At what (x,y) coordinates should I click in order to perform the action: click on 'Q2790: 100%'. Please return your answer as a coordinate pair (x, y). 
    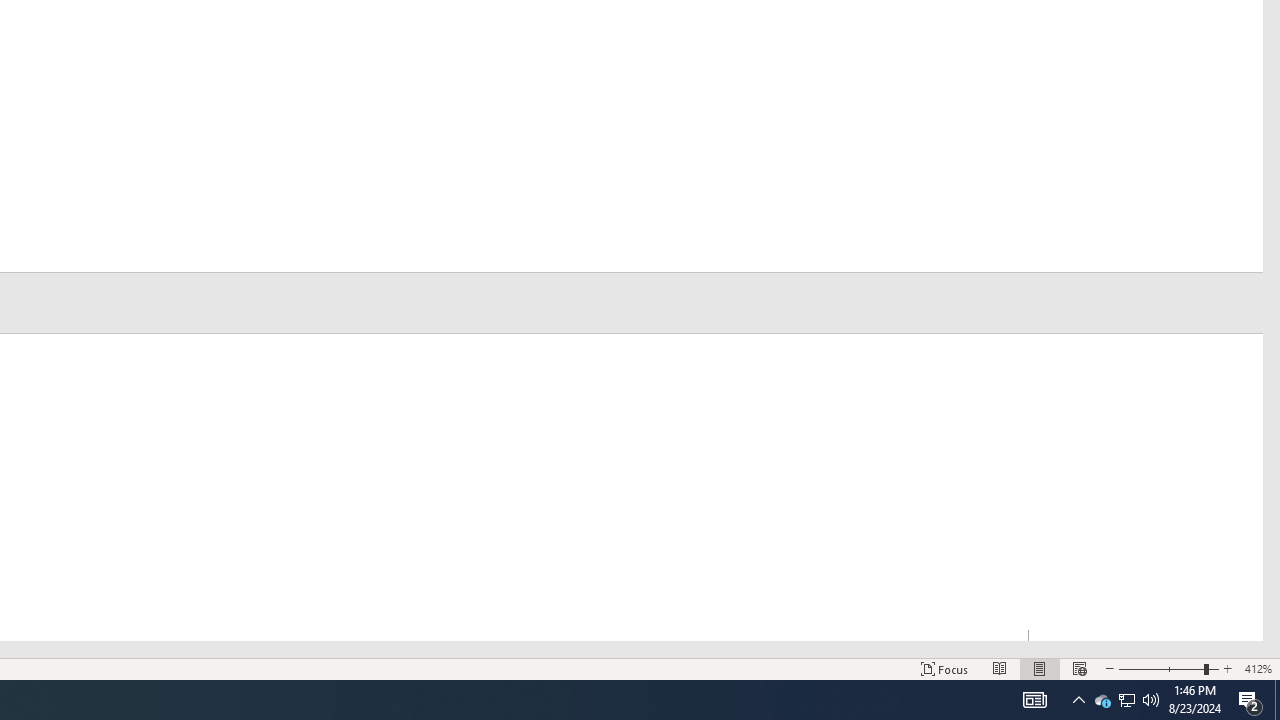
    Looking at the image, I should click on (1078, 698).